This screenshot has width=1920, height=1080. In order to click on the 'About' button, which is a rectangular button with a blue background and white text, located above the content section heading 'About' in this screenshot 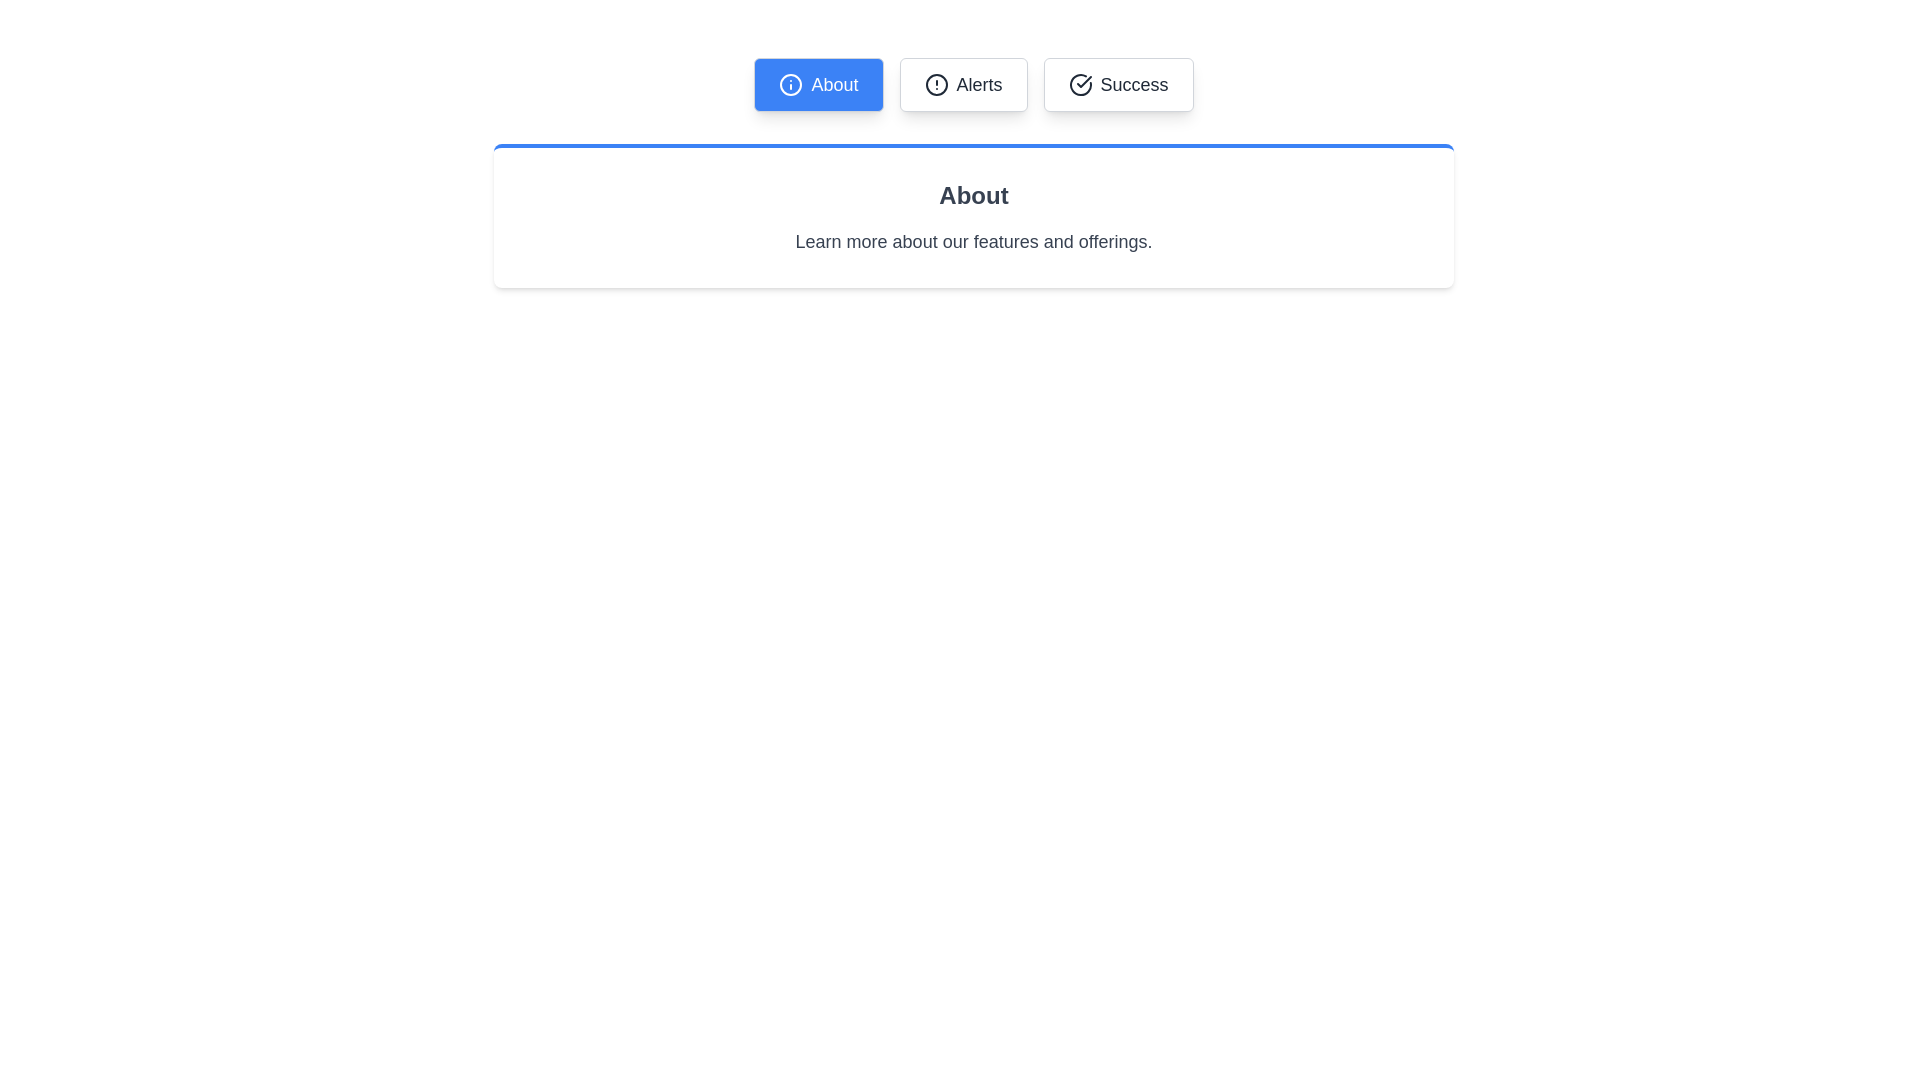, I will do `click(819, 83)`.